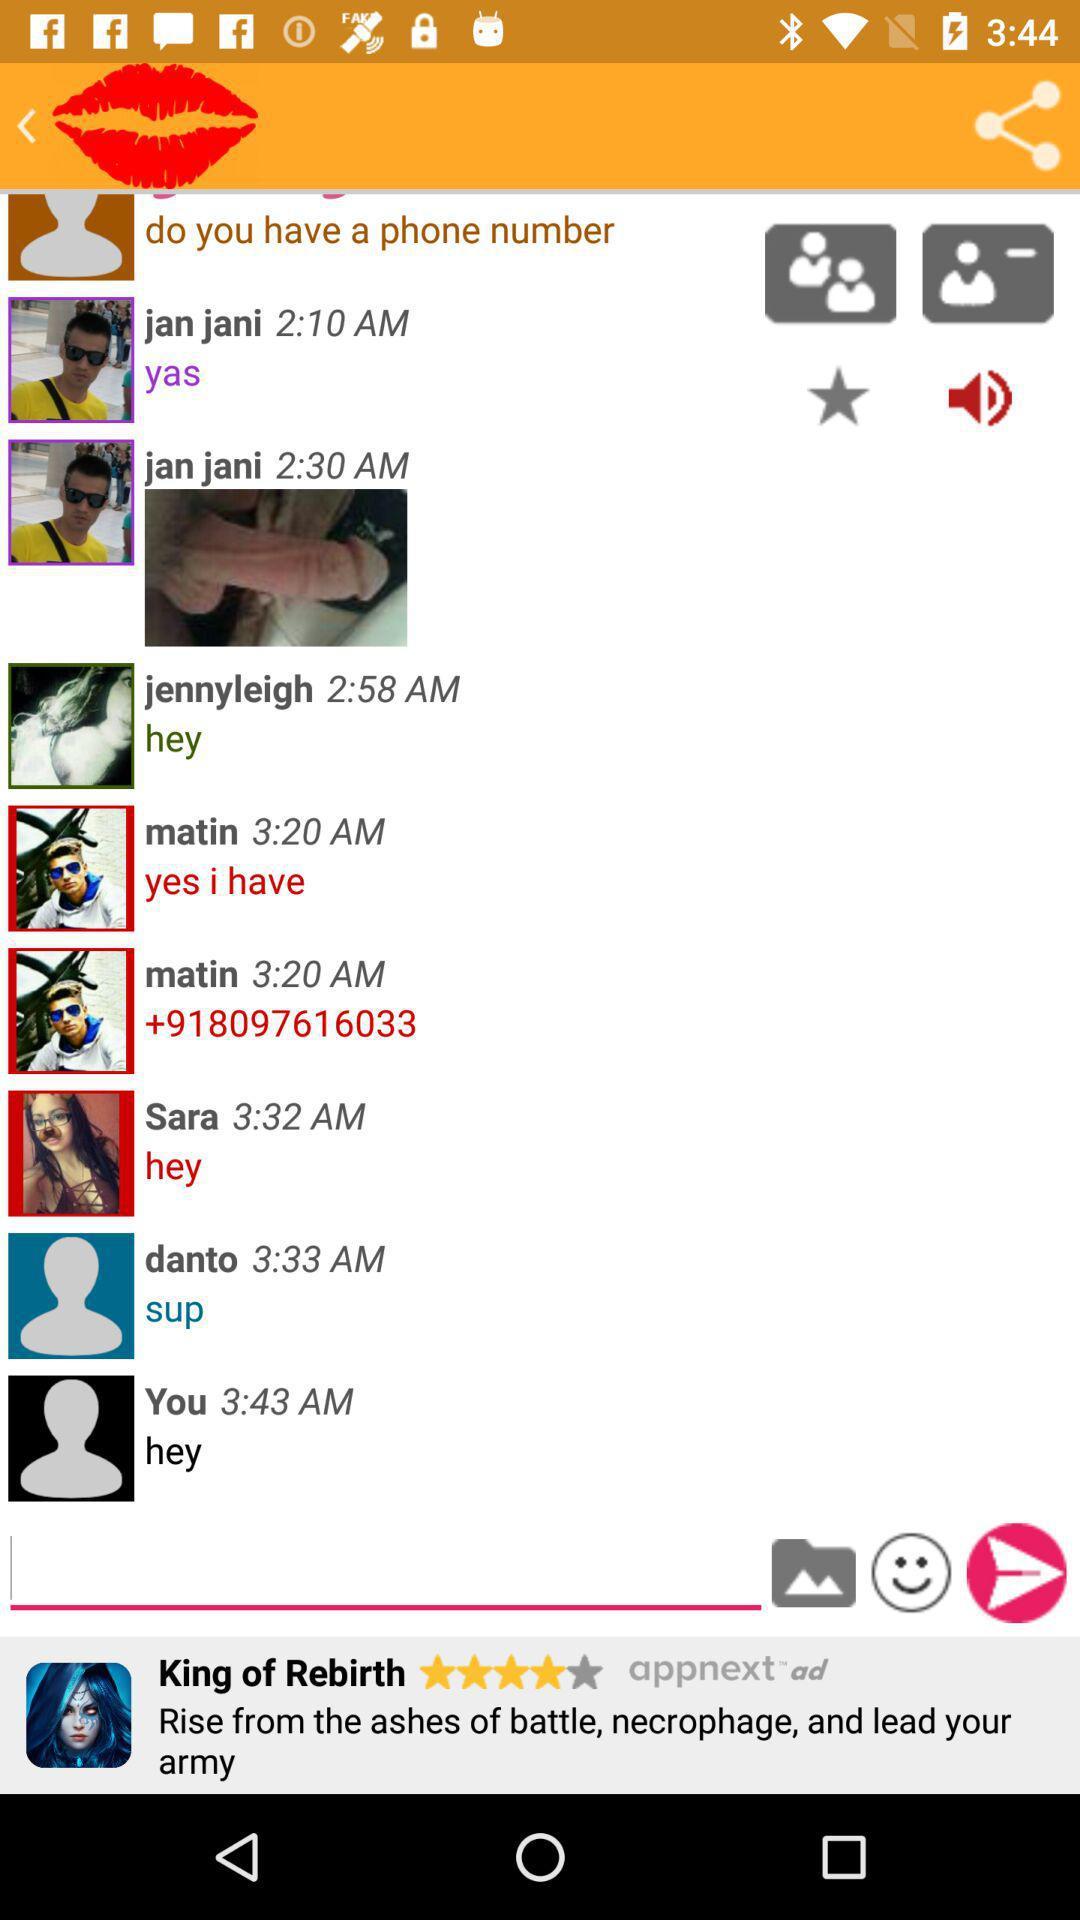 This screenshot has width=1080, height=1920. Describe the element at coordinates (813, 1572) in the screenshot. I see `to device` at that location.